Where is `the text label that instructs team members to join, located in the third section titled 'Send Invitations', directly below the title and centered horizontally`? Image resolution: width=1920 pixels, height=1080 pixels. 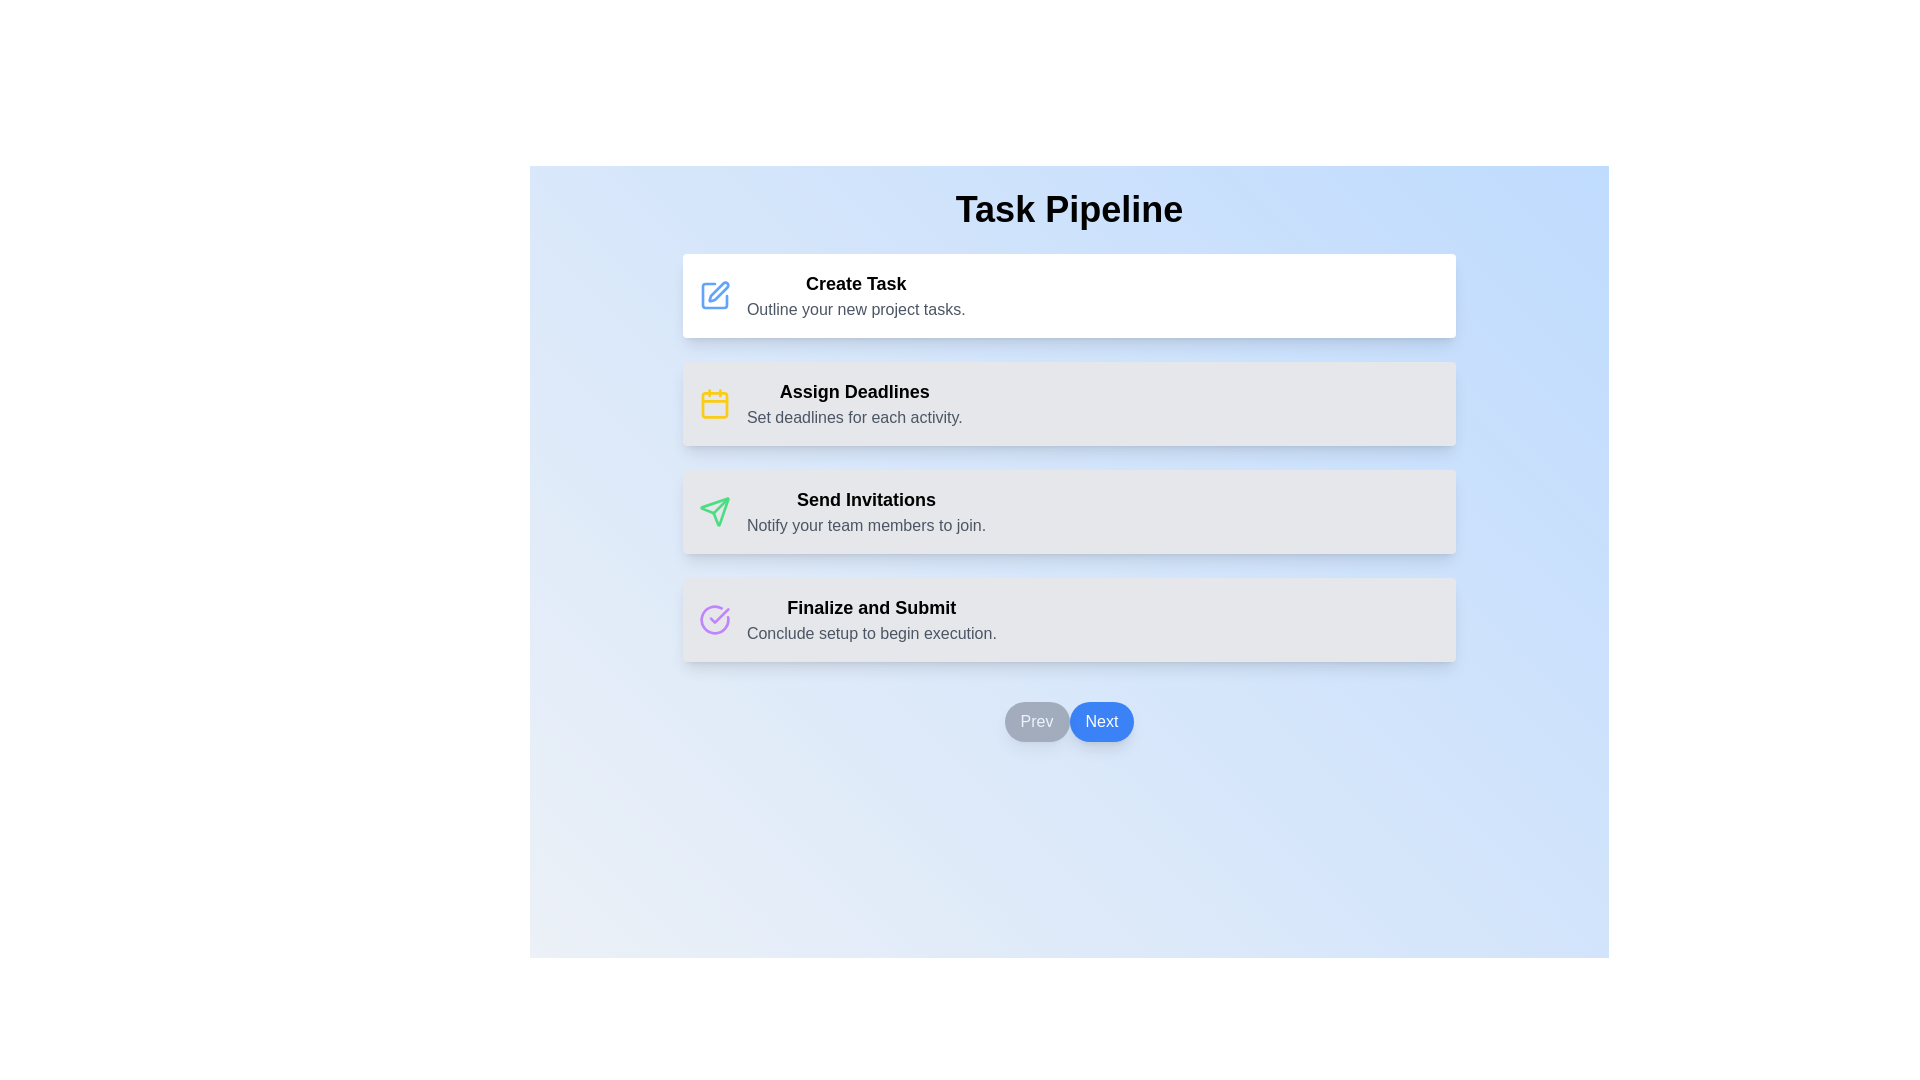 the text label that instructs team members to join, located in the third section titled 'Send Invitations', directly below the title and centered horizontally is located at coordinates (866, 524).